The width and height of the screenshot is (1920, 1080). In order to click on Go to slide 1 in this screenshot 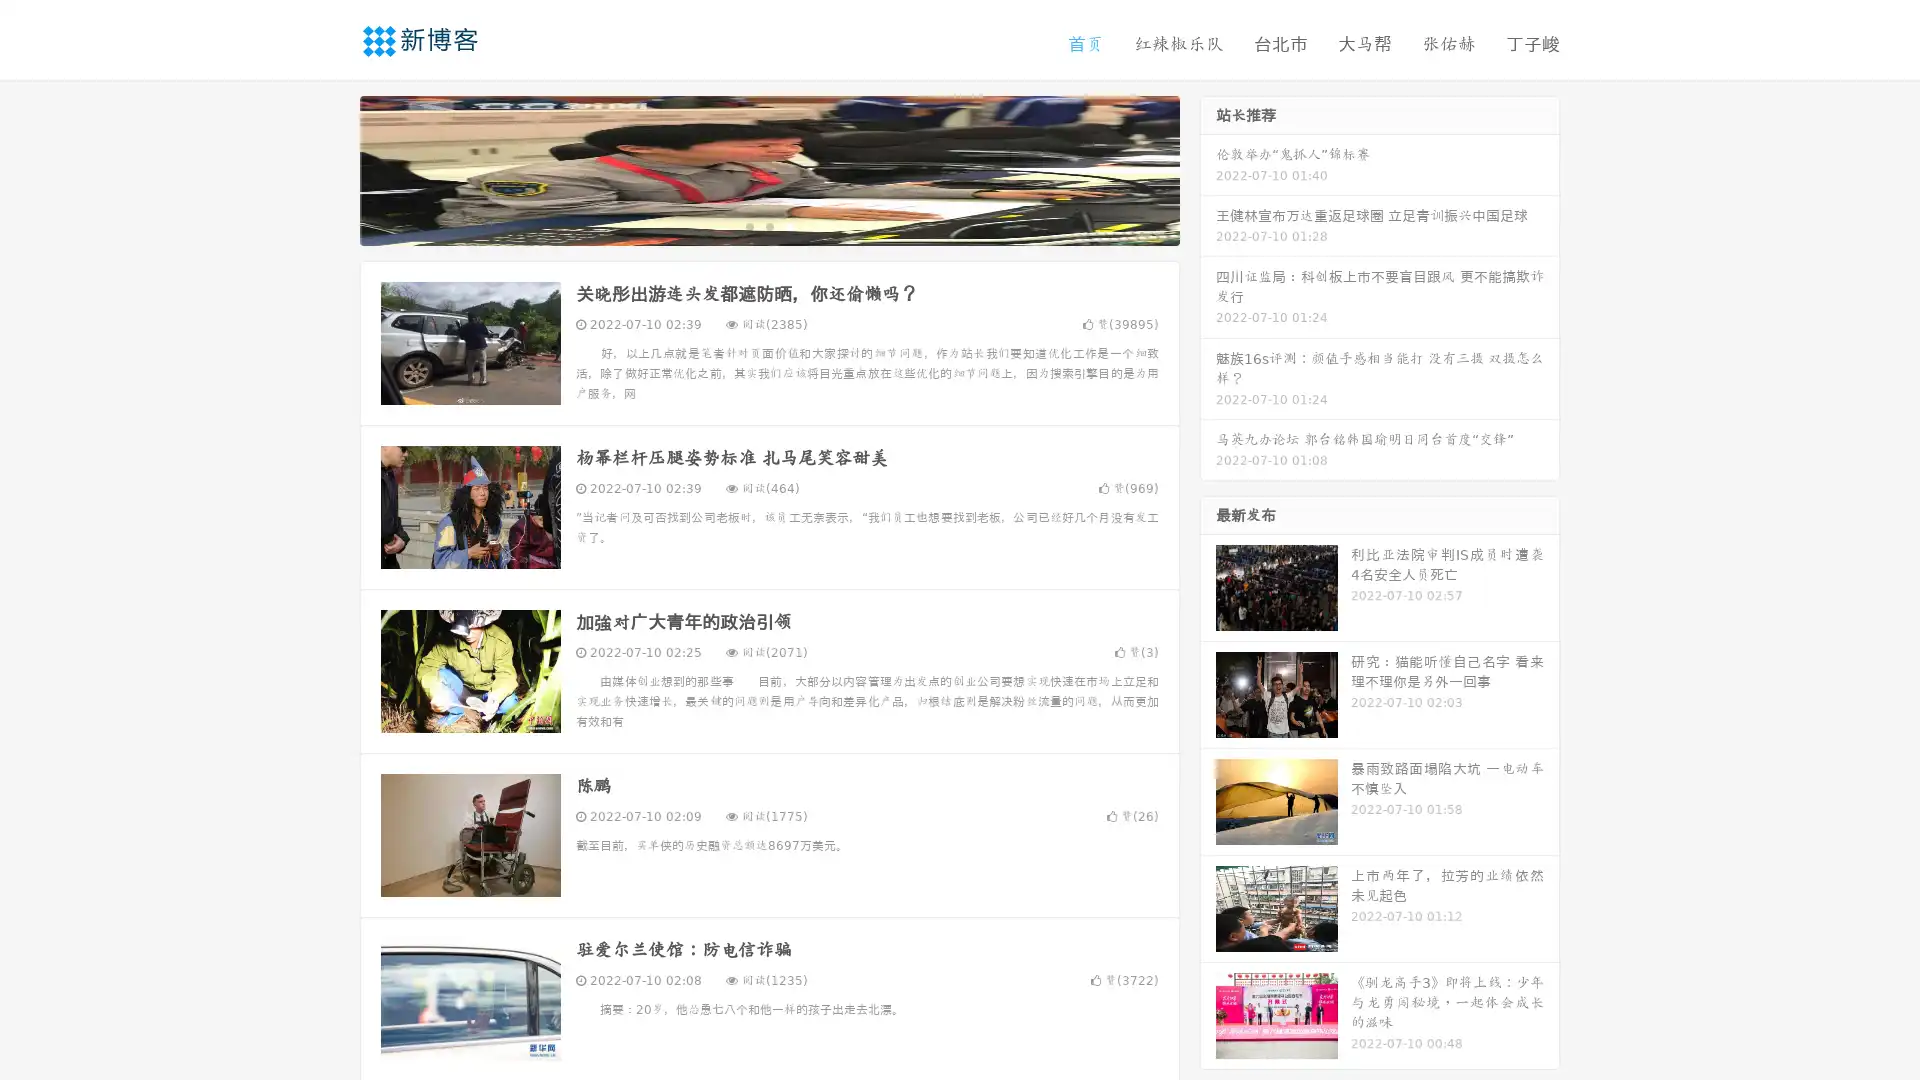, I will do `click(748, 225)`.